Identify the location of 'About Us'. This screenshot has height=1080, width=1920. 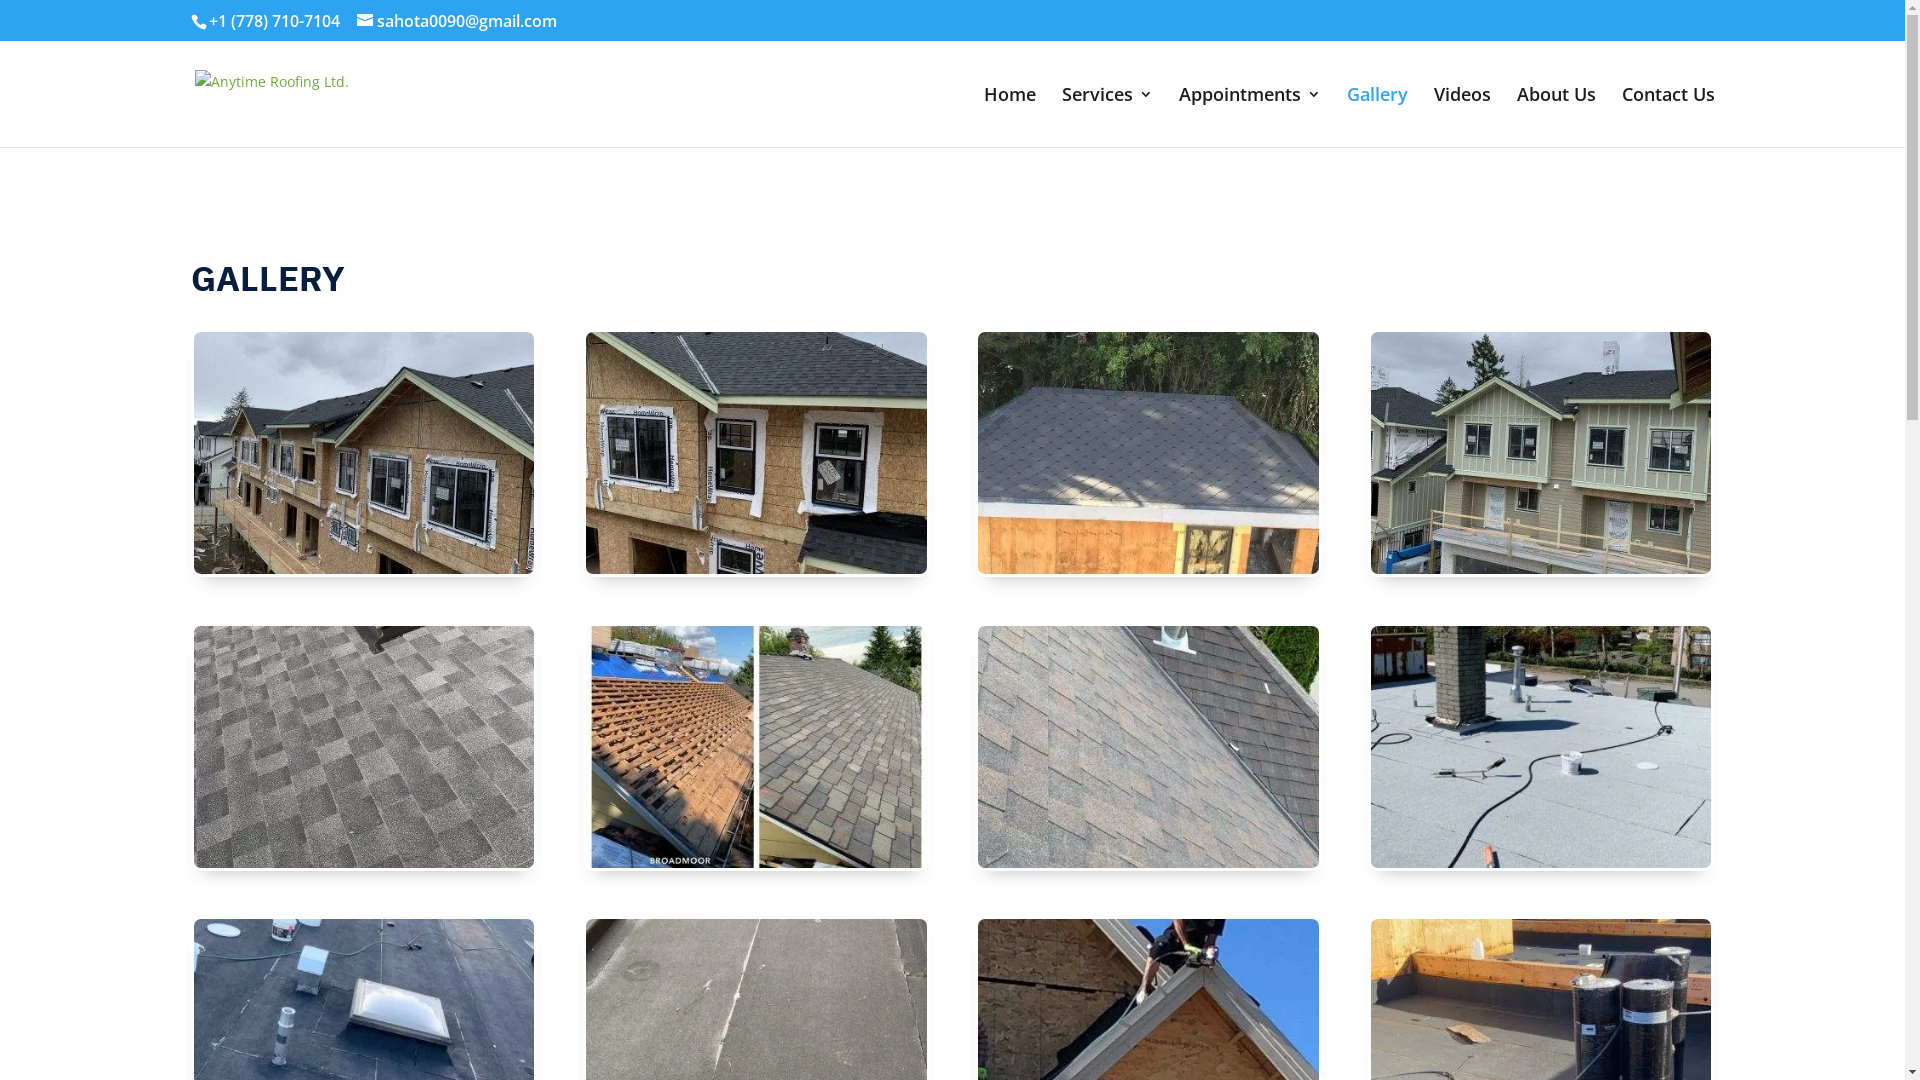
(1516, 116).